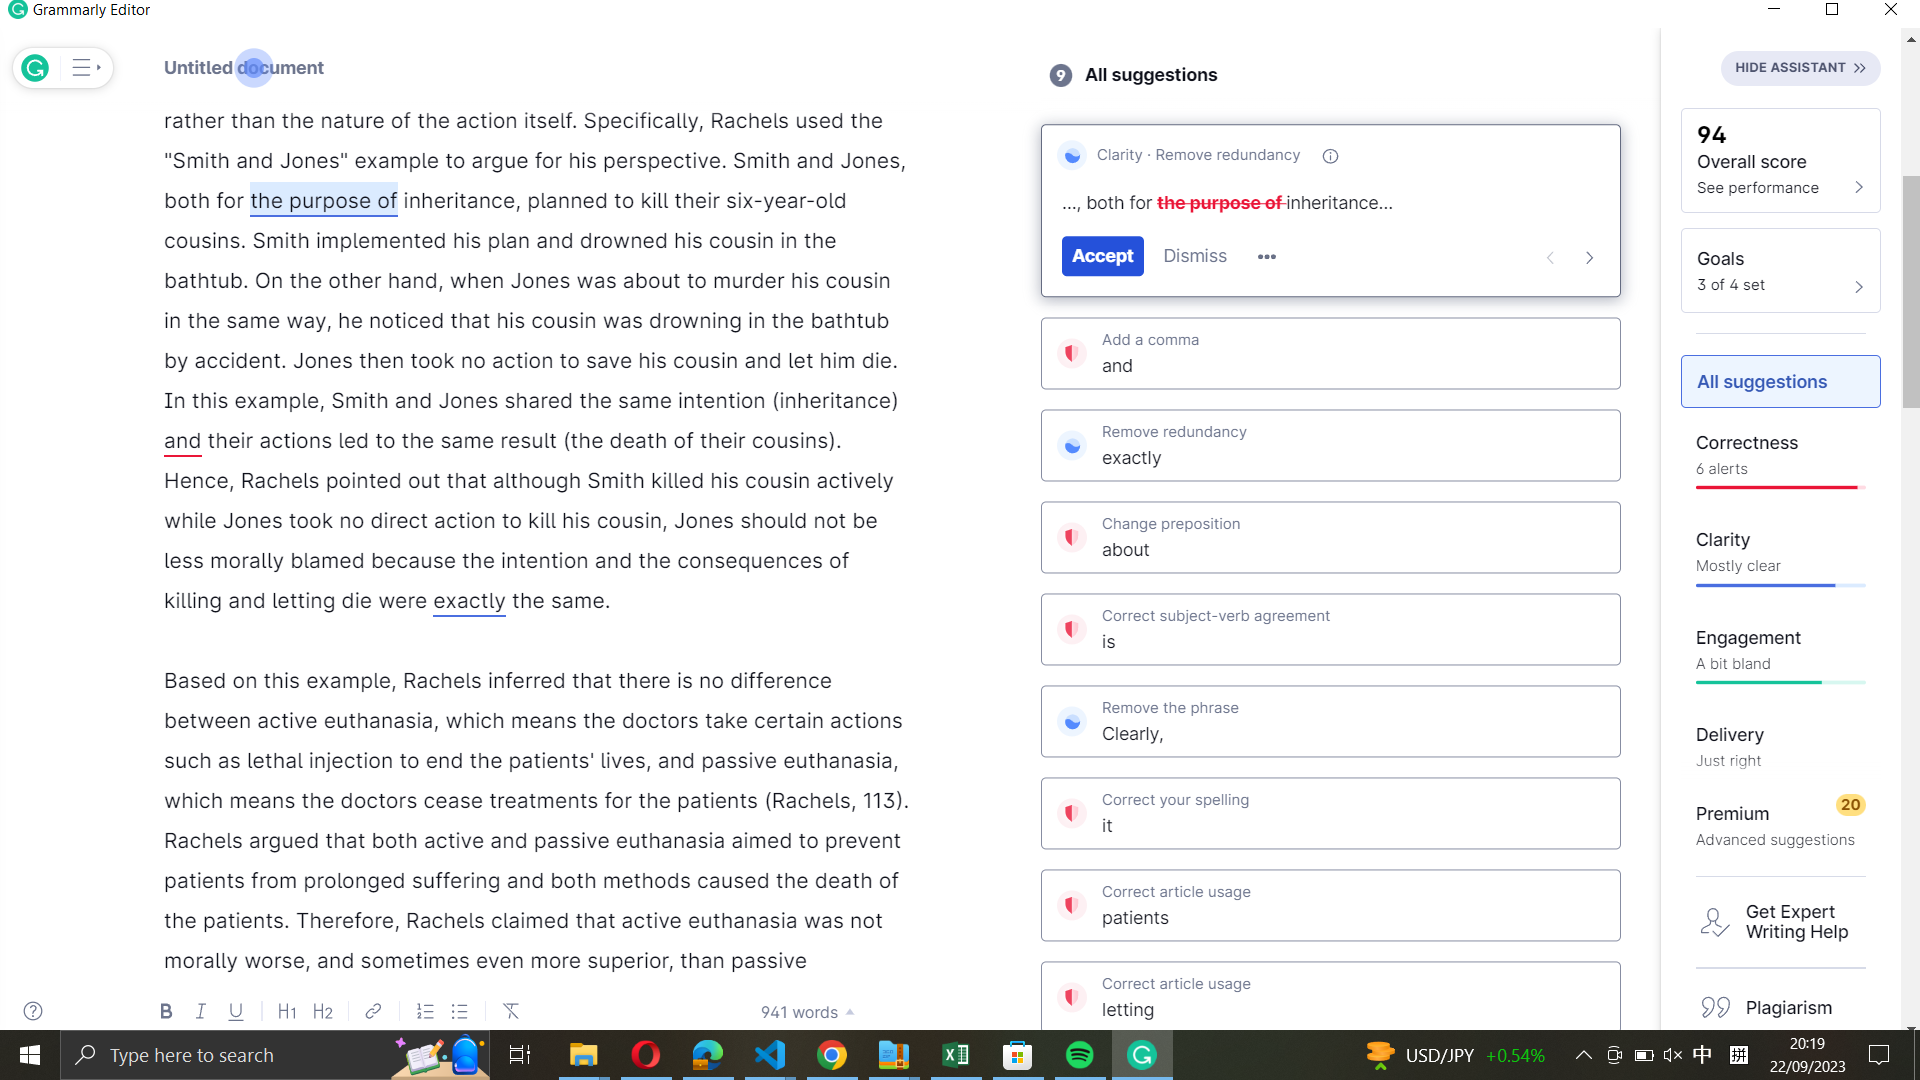 Image resolution: width=1920 pixels, height=1080 pixels. Describe the element at coordinates (458, 200) in the screenshot. I see `Change the selected word to italic format` at that location.